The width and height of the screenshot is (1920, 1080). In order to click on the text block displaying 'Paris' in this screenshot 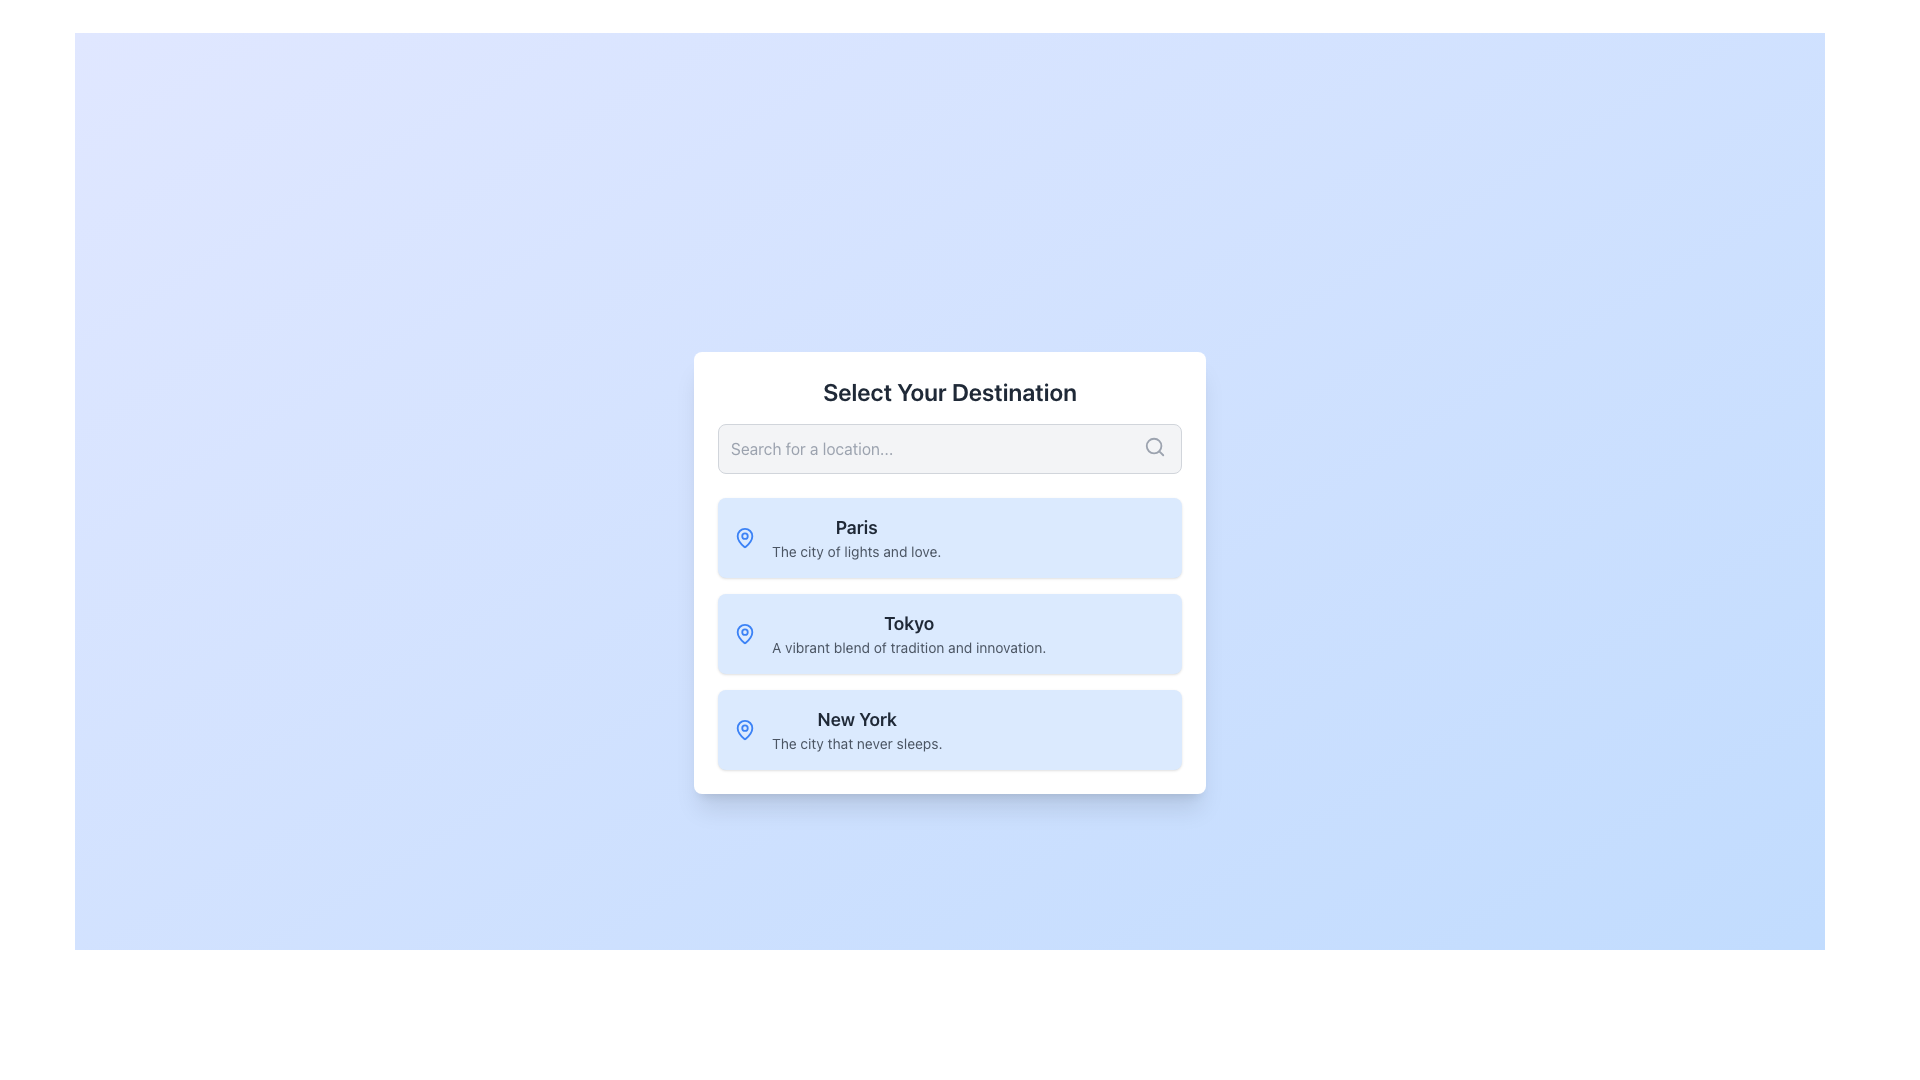, I will do `click(856, 536)`.